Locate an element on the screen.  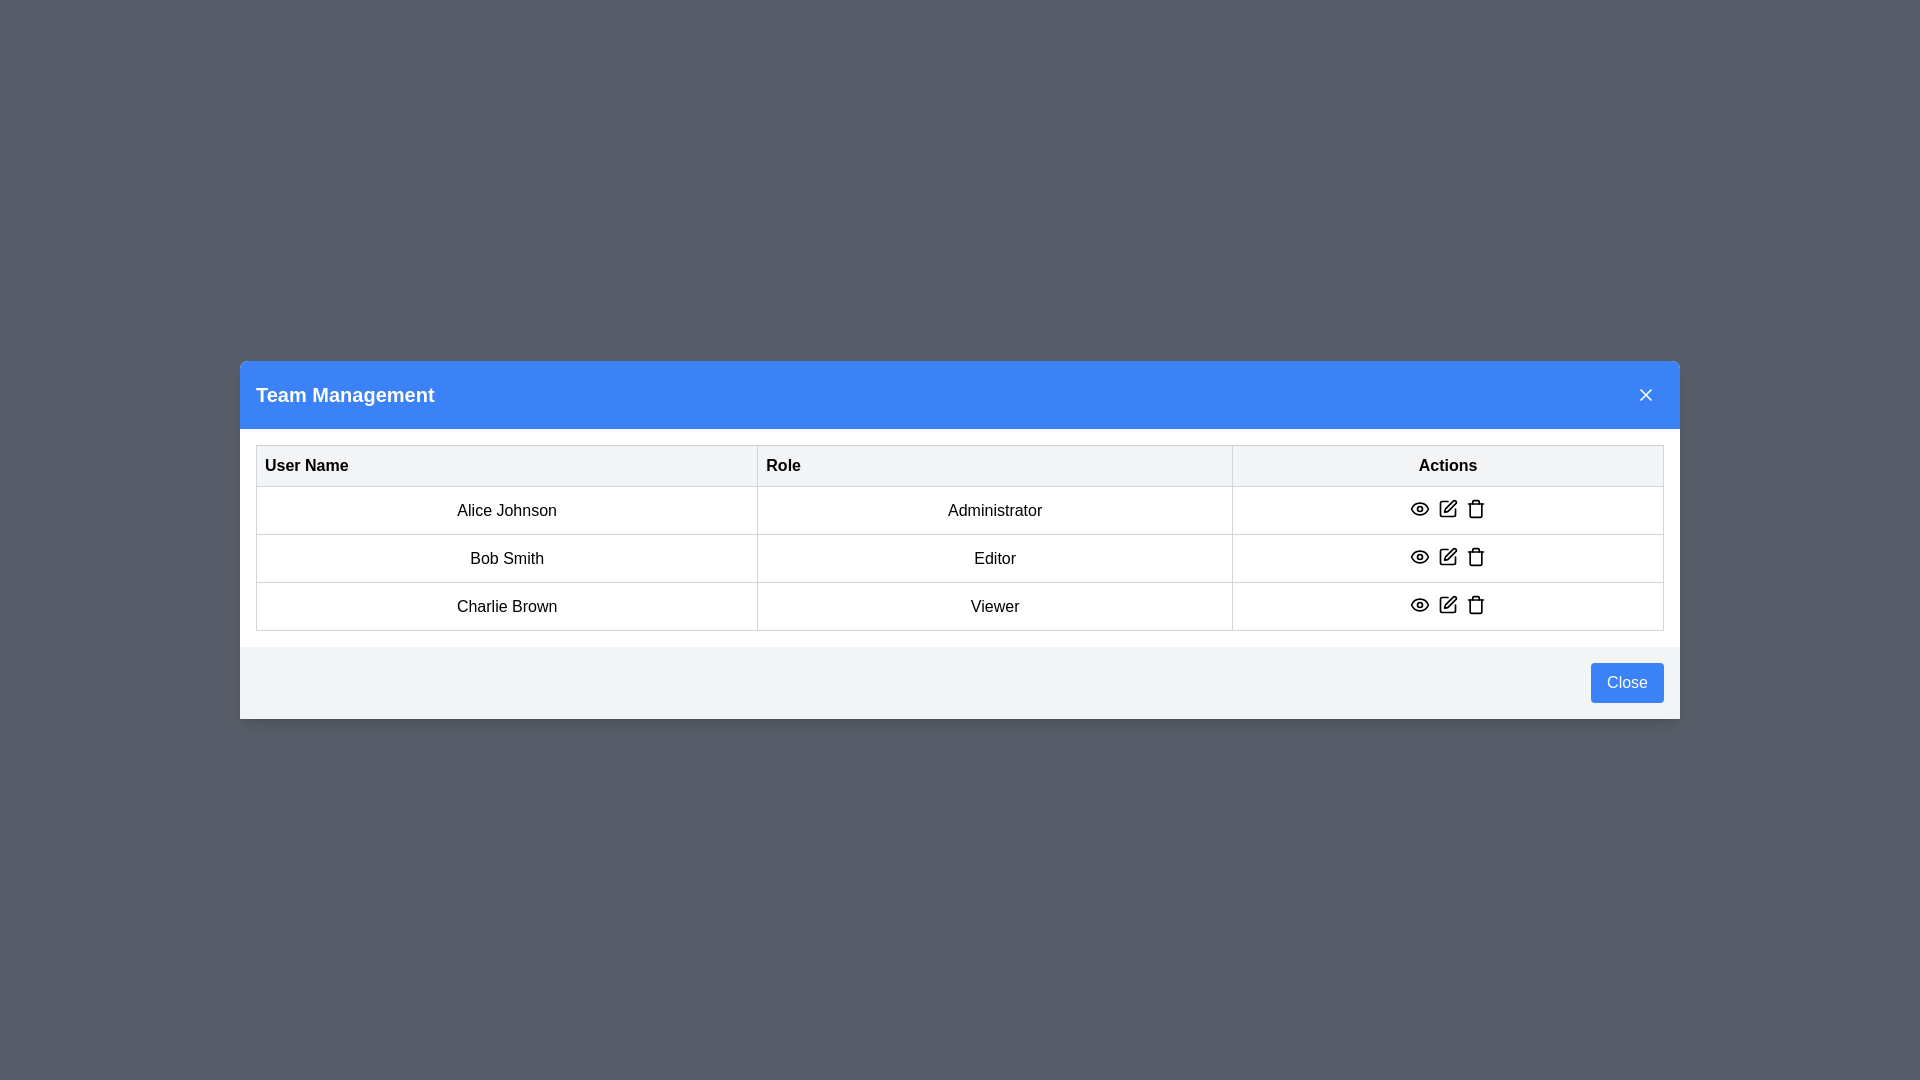
the eye-shaped icon representing a view or visibility action, located in the first row of the 'Actions' column is located at coordinates (1419, 508).